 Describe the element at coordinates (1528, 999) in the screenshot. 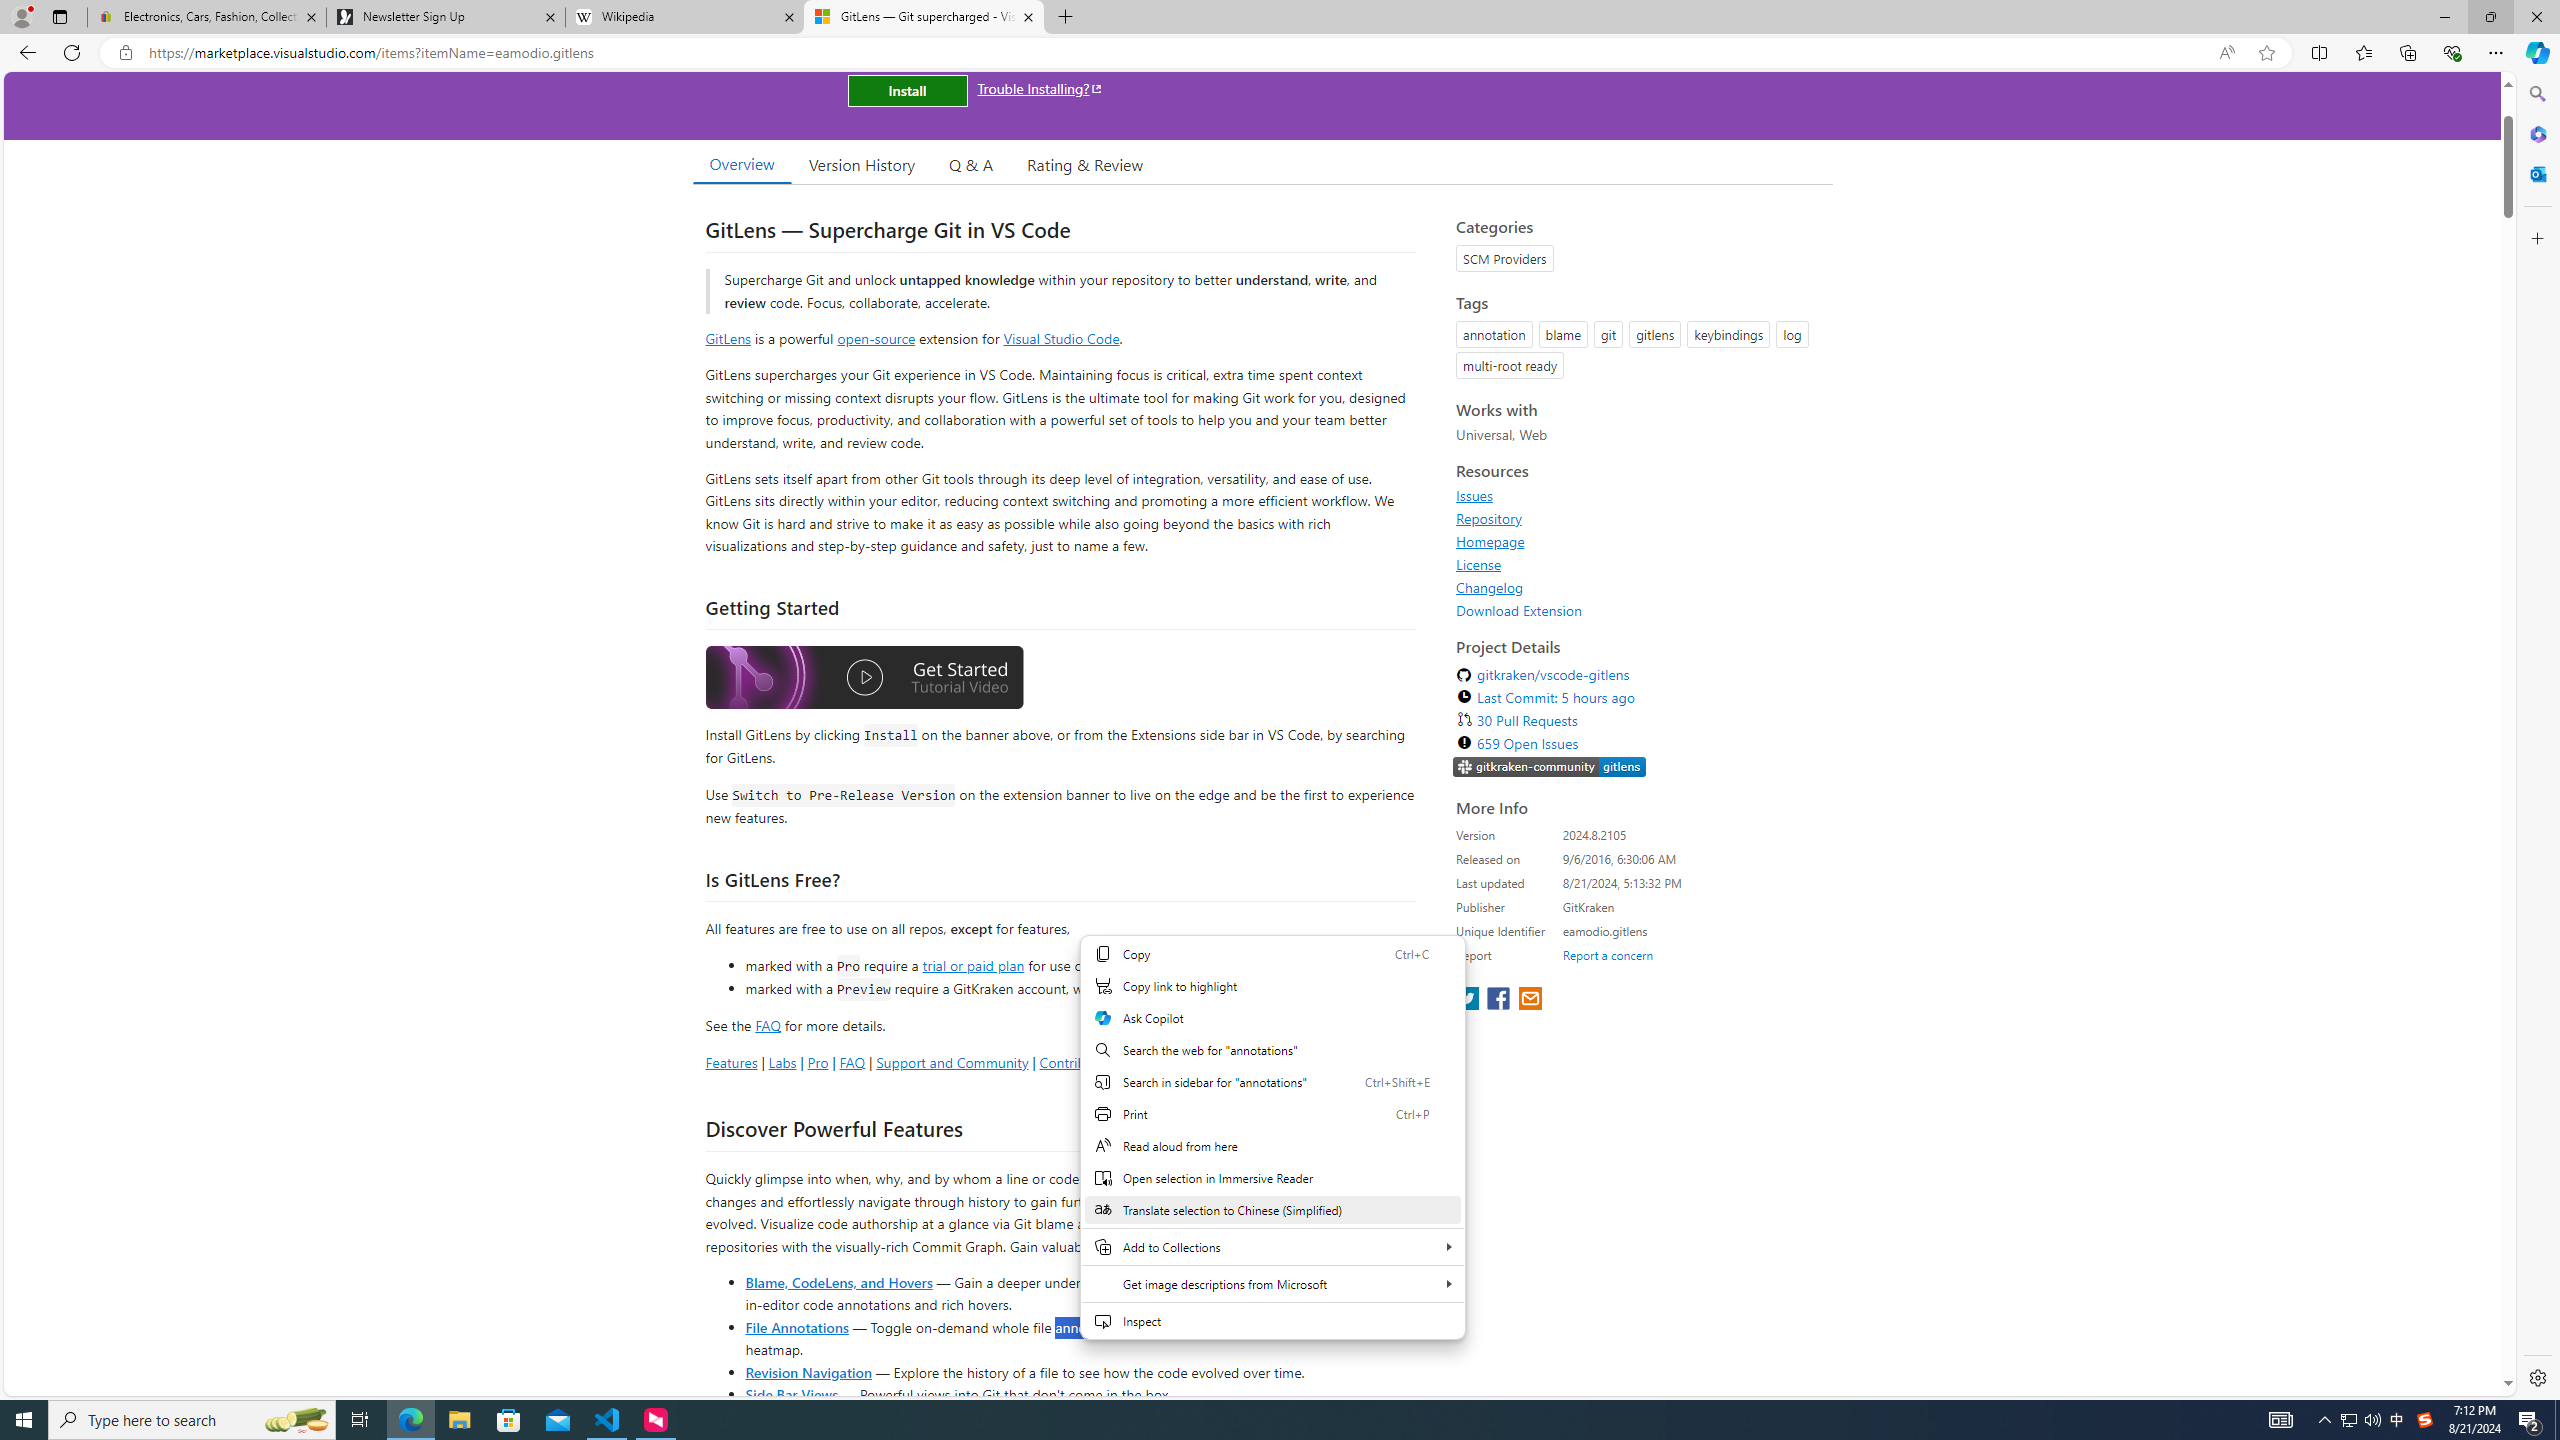

I see `'share extension on email'` at that location.